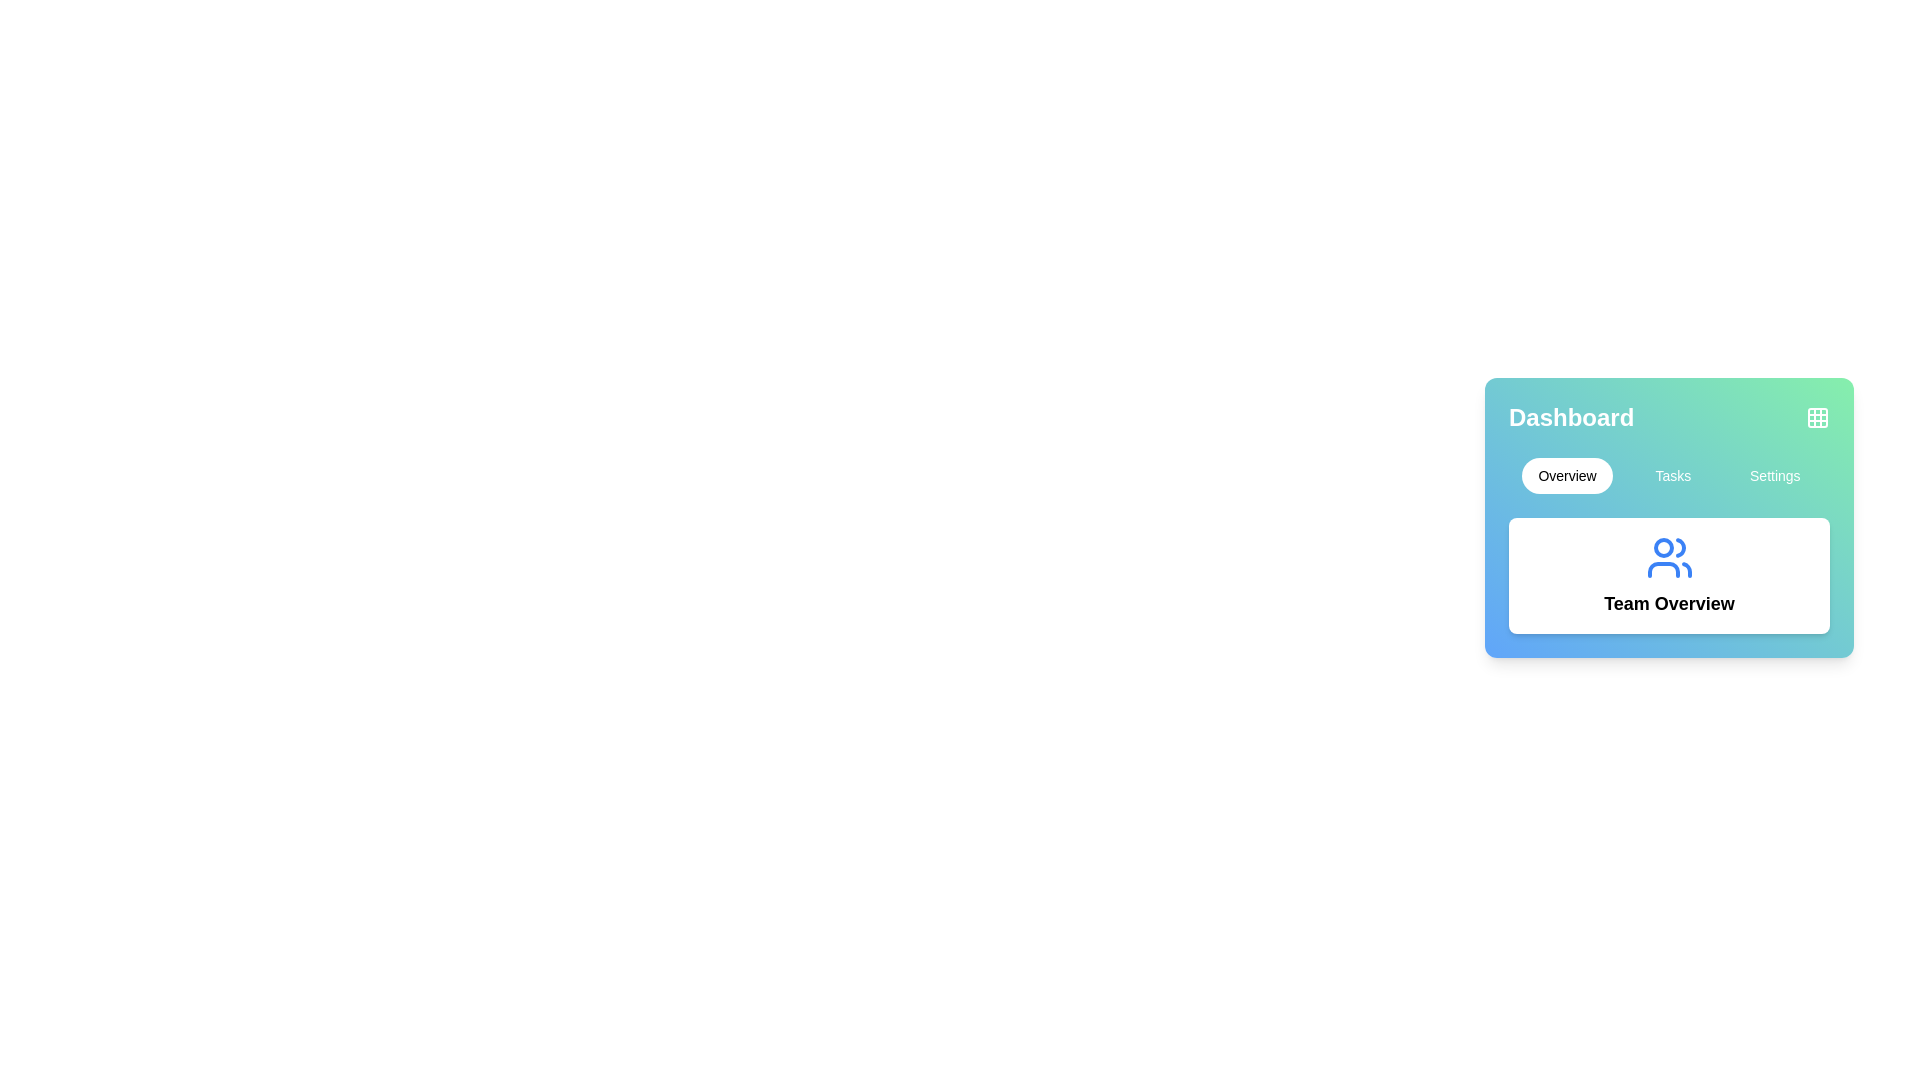  I want to click on the greenish square tile located in the top-right position of the grid icon, which is characterized by its rounded corners and part of a larger grid design, so click(1818, 416).